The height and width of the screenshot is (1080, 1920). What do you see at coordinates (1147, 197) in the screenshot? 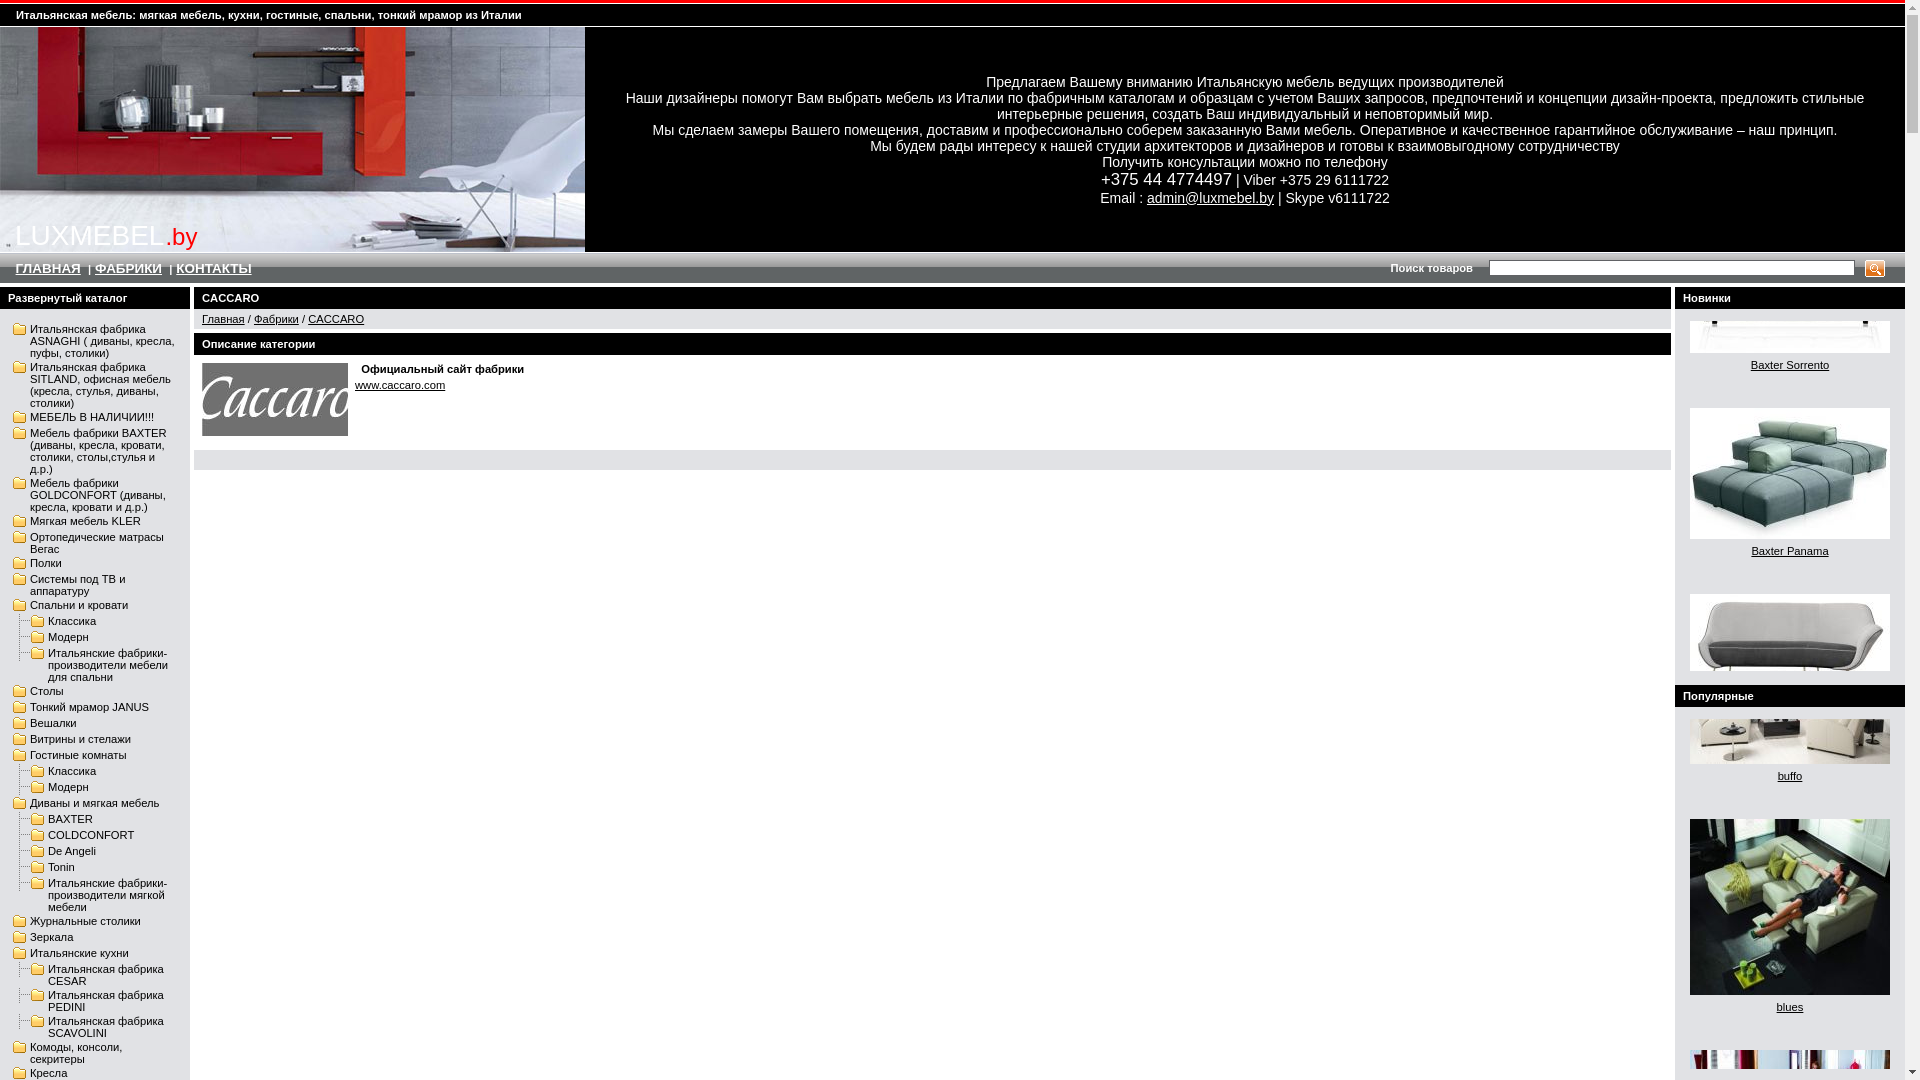
I see `'admin@luxmebel.by'` at bounding box center [1147, 197].